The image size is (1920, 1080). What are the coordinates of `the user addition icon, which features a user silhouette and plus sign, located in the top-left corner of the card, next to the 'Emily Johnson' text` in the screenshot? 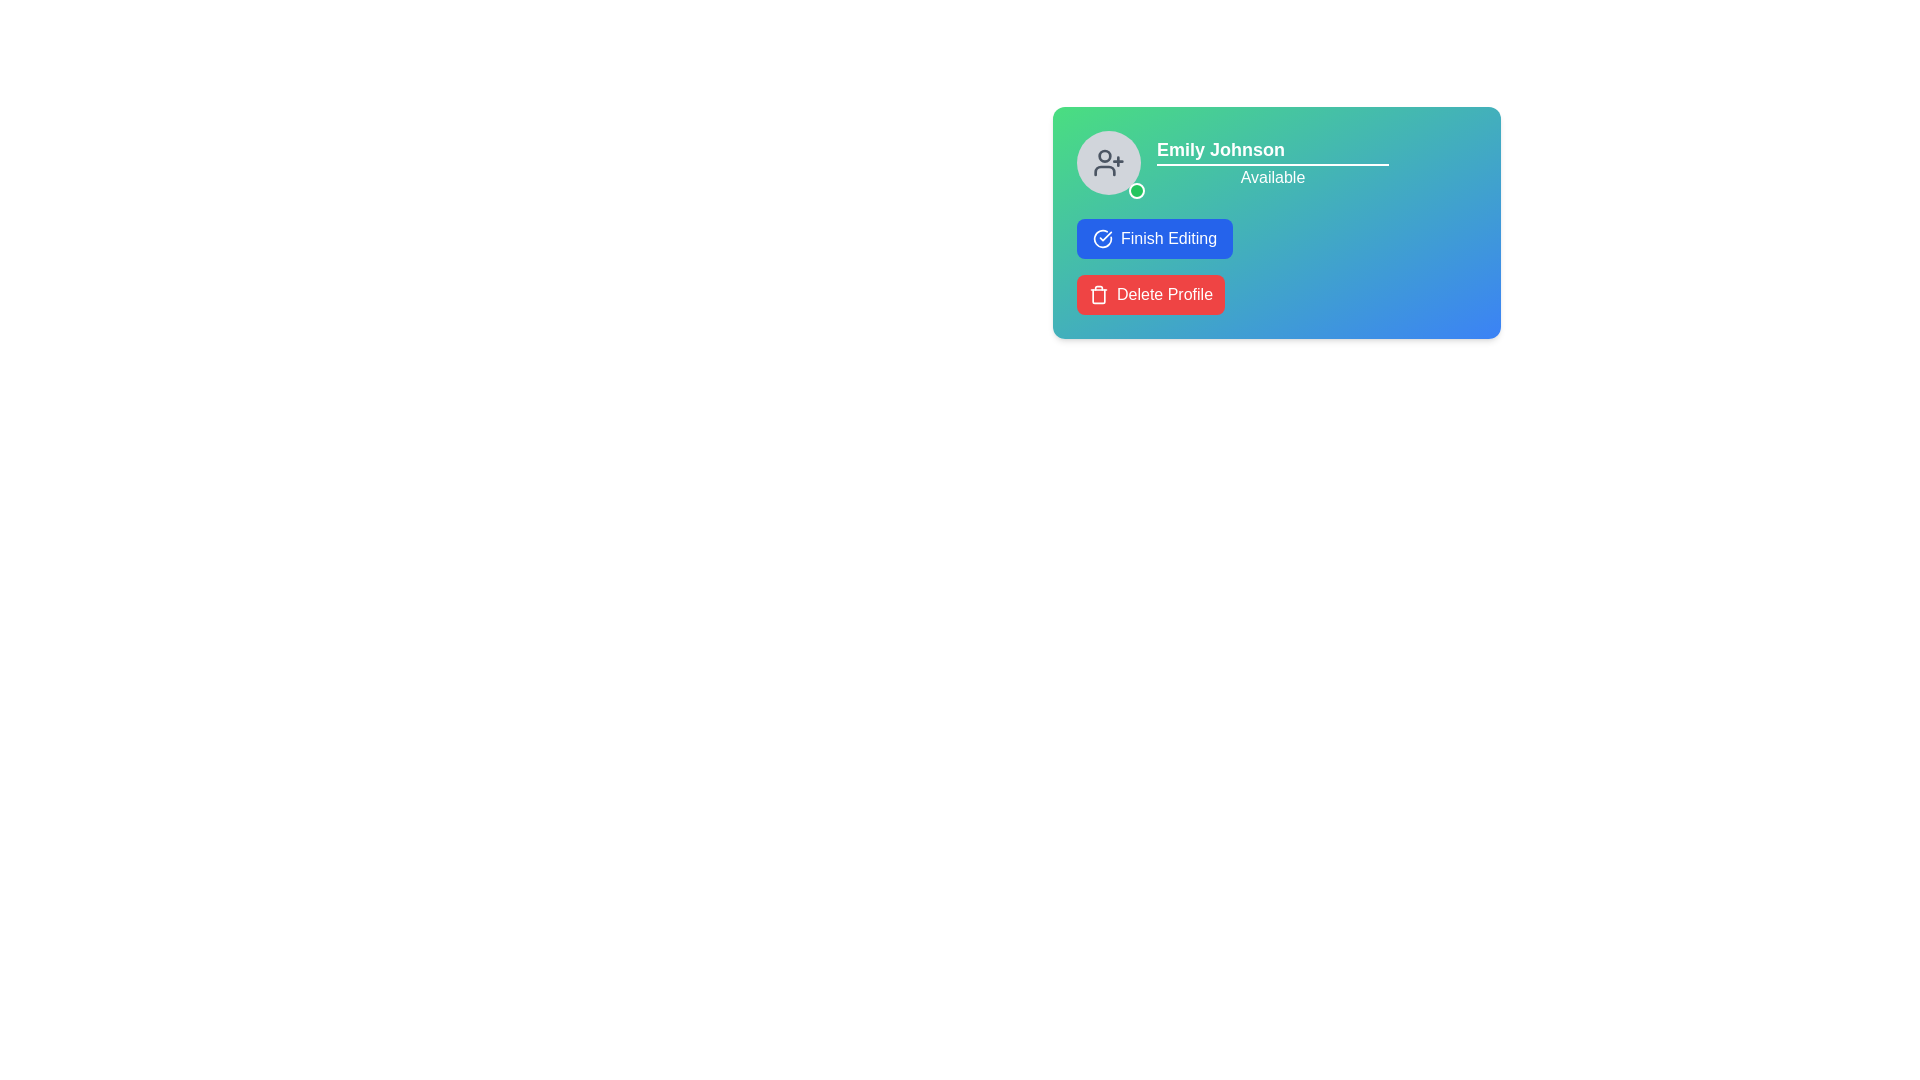 It's located at (1107, 161).